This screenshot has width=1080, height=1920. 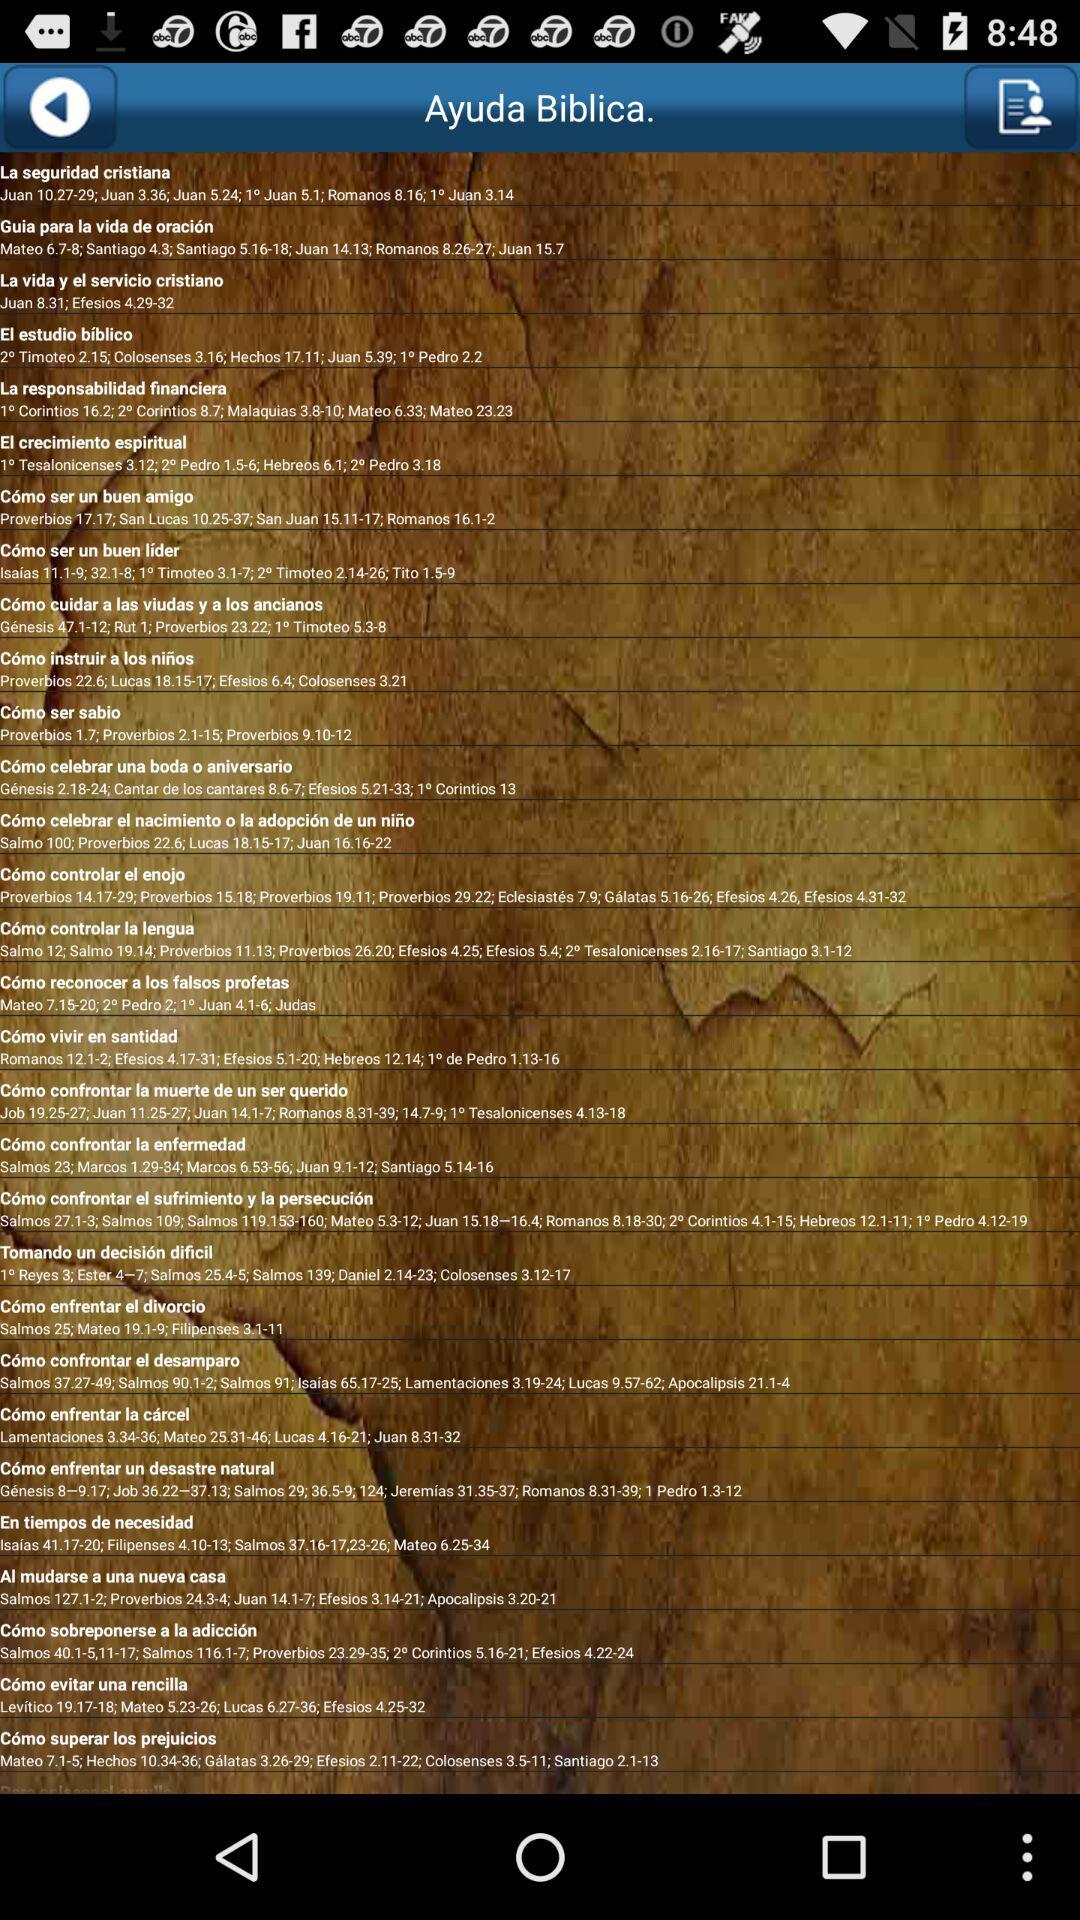 I want to click on en tiempos de app, so click(x=540, y=1517).